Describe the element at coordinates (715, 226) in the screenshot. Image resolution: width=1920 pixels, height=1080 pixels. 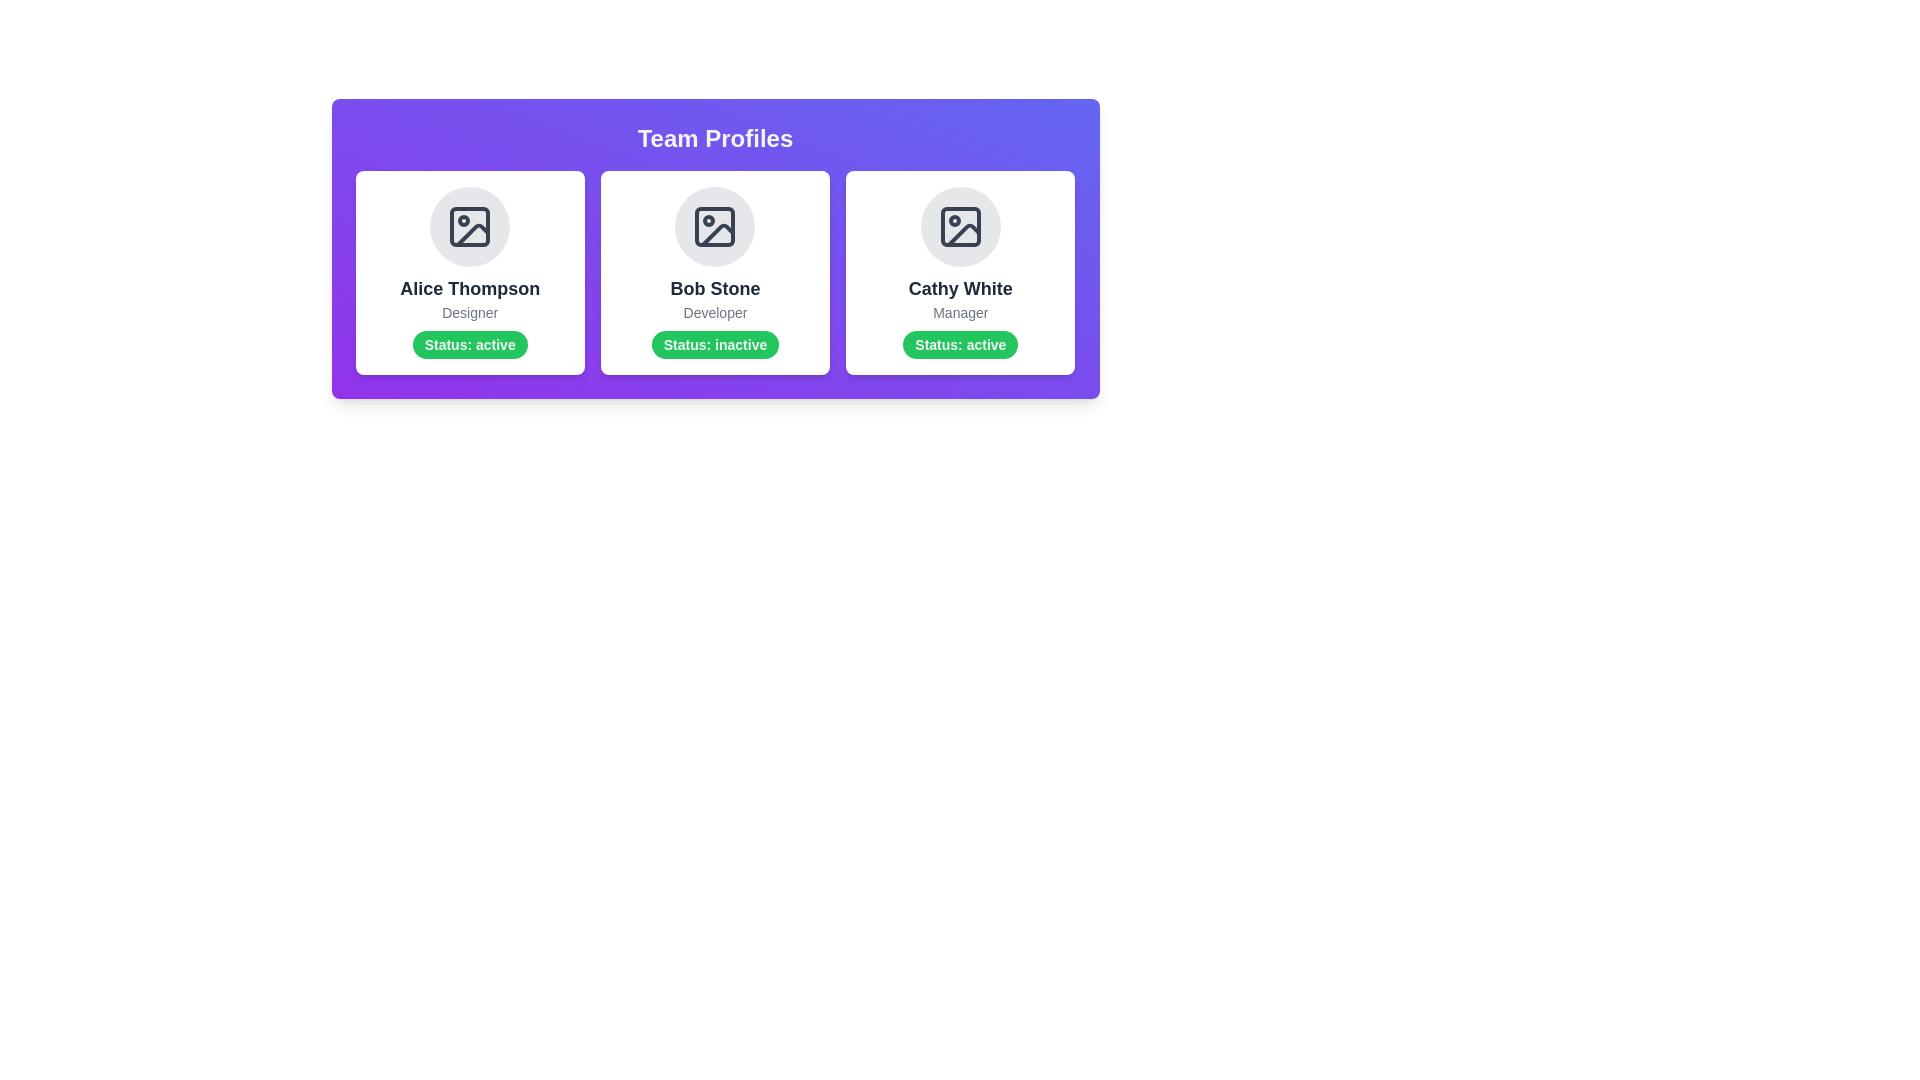
I see `the icon representing the profile picture placeholder for 'Bob Stone', located in the middle profile card of three displayed cards` at that location.